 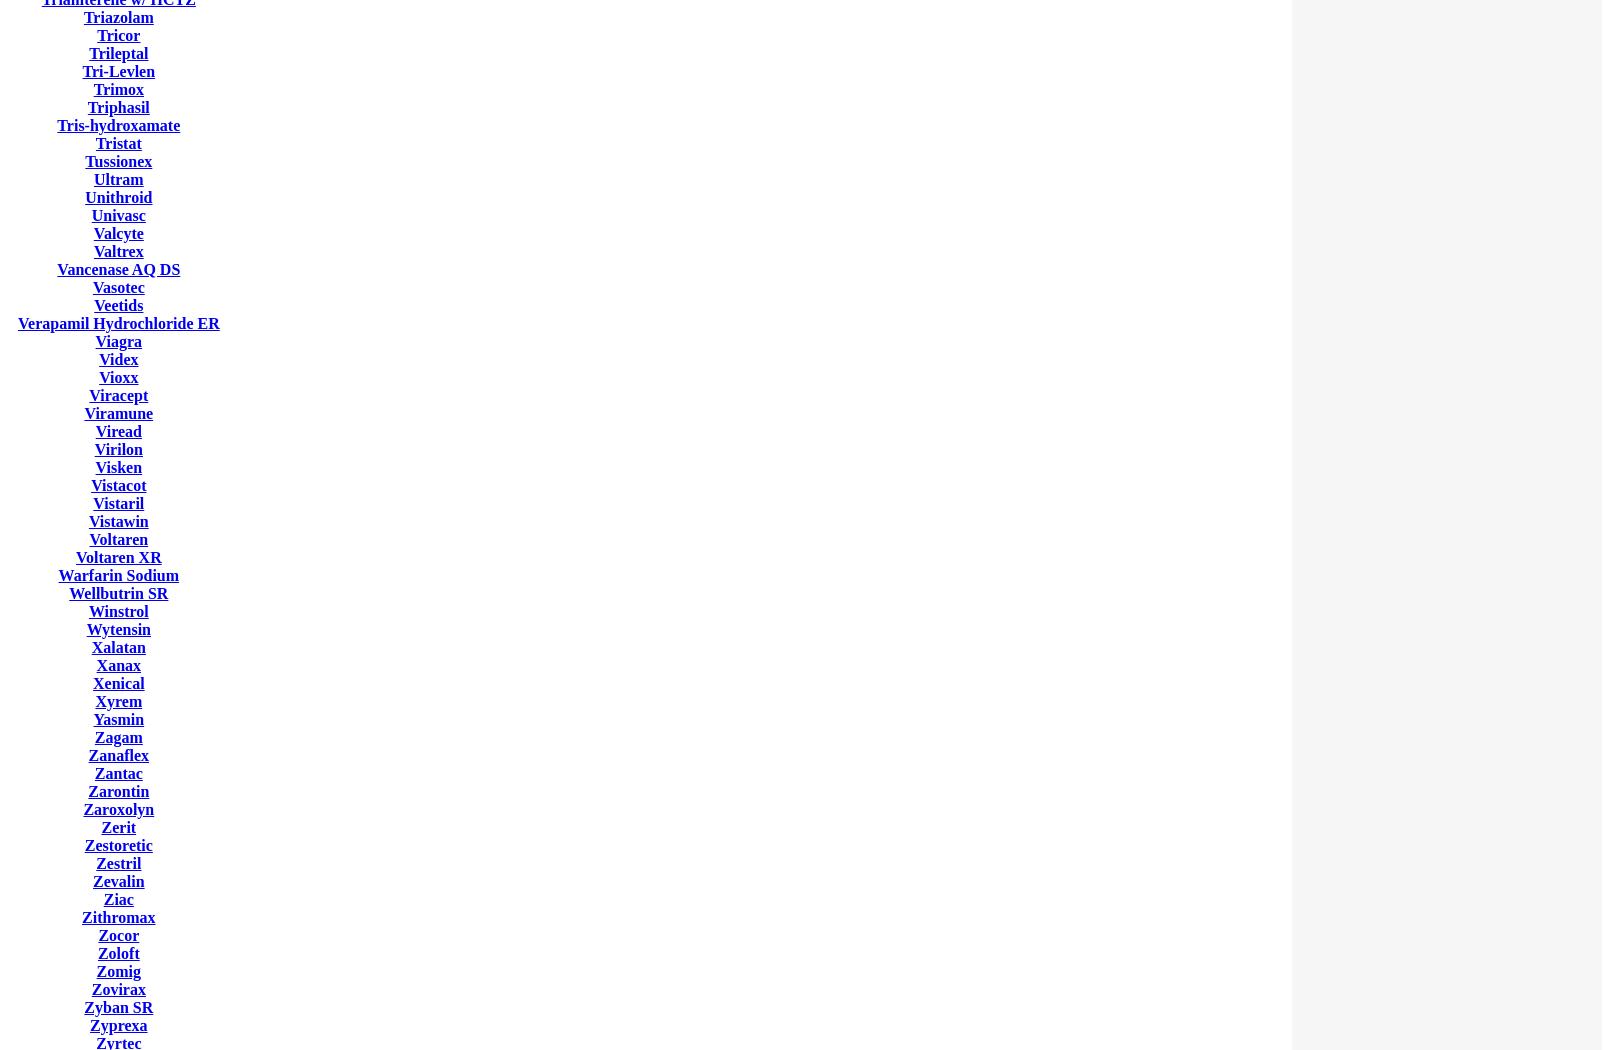 What do you see at coordinates (118, 161) in the screenshot?
I see `'Tussionex'` at bounding box center [118, 161].